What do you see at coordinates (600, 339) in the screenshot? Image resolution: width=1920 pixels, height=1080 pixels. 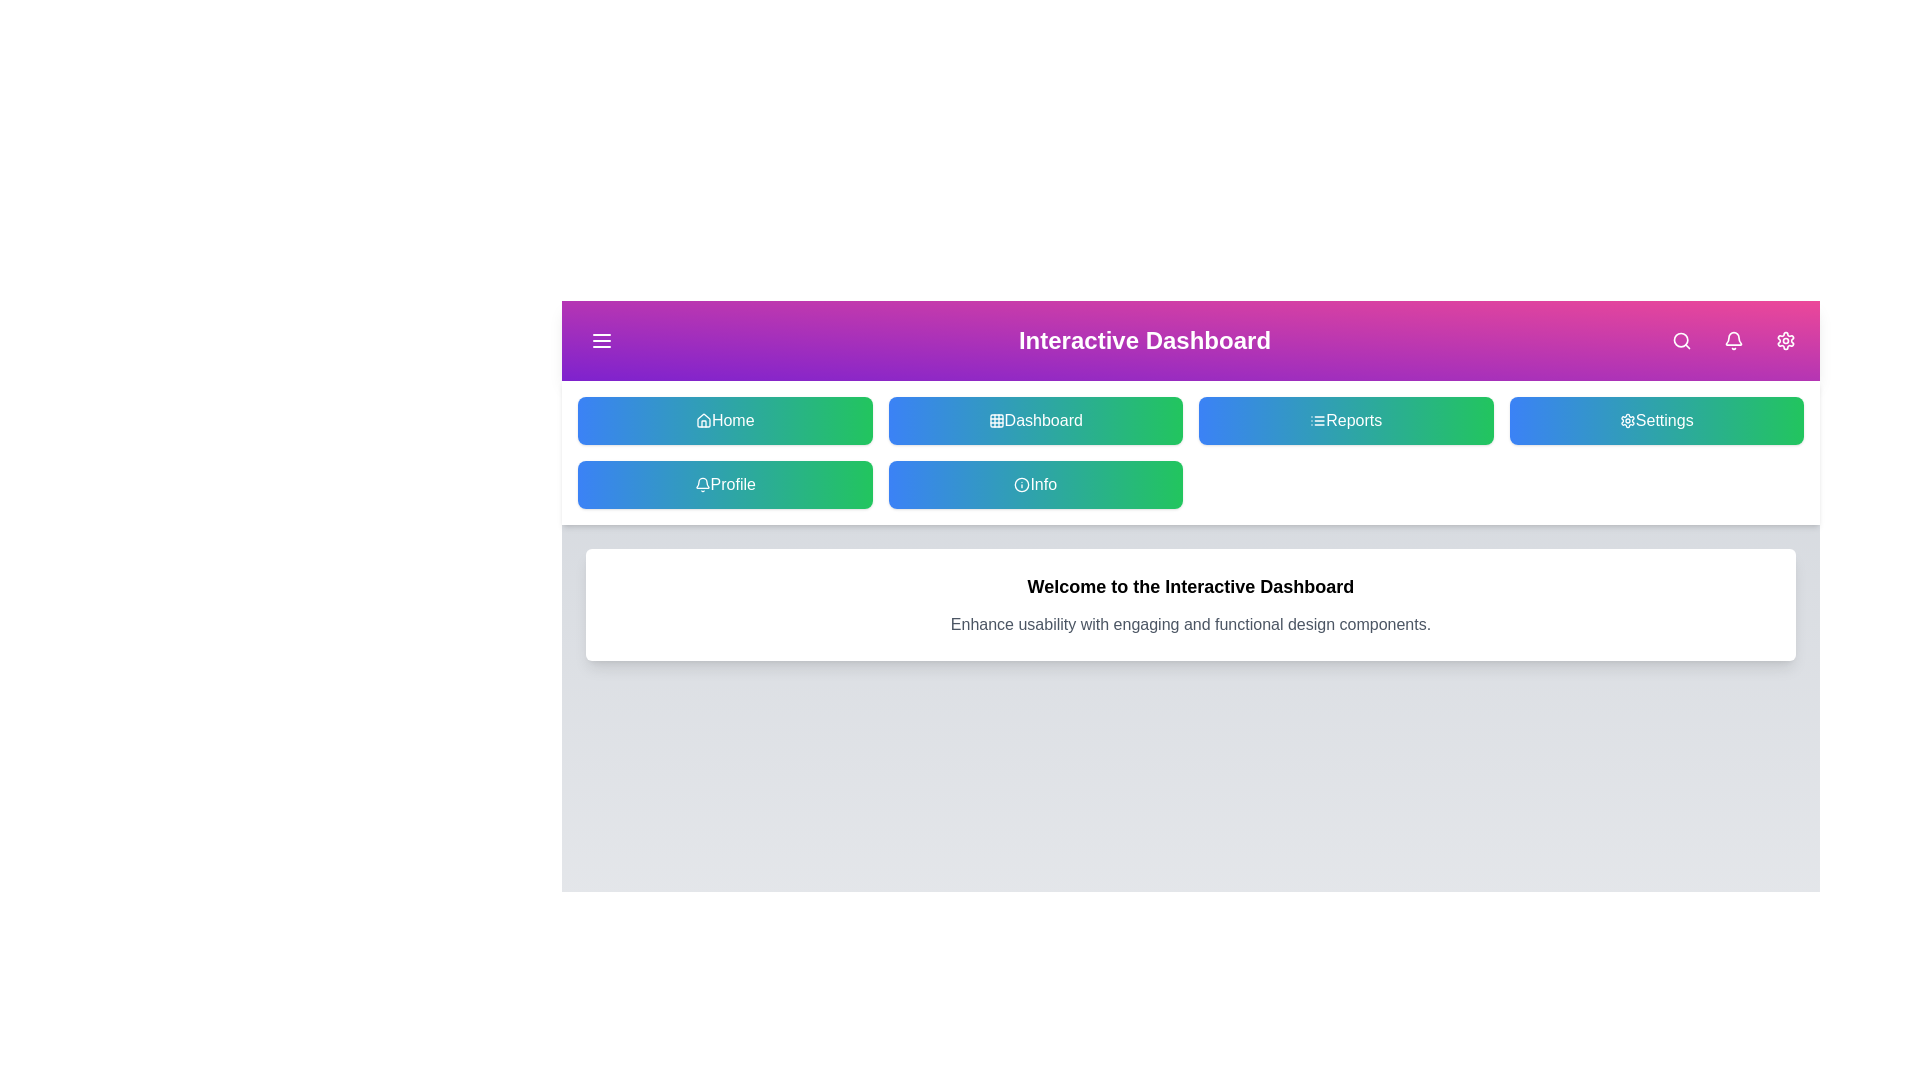 I see `the menu button to toggle the sidebar menu visibility` at bounding box center [600, 339].